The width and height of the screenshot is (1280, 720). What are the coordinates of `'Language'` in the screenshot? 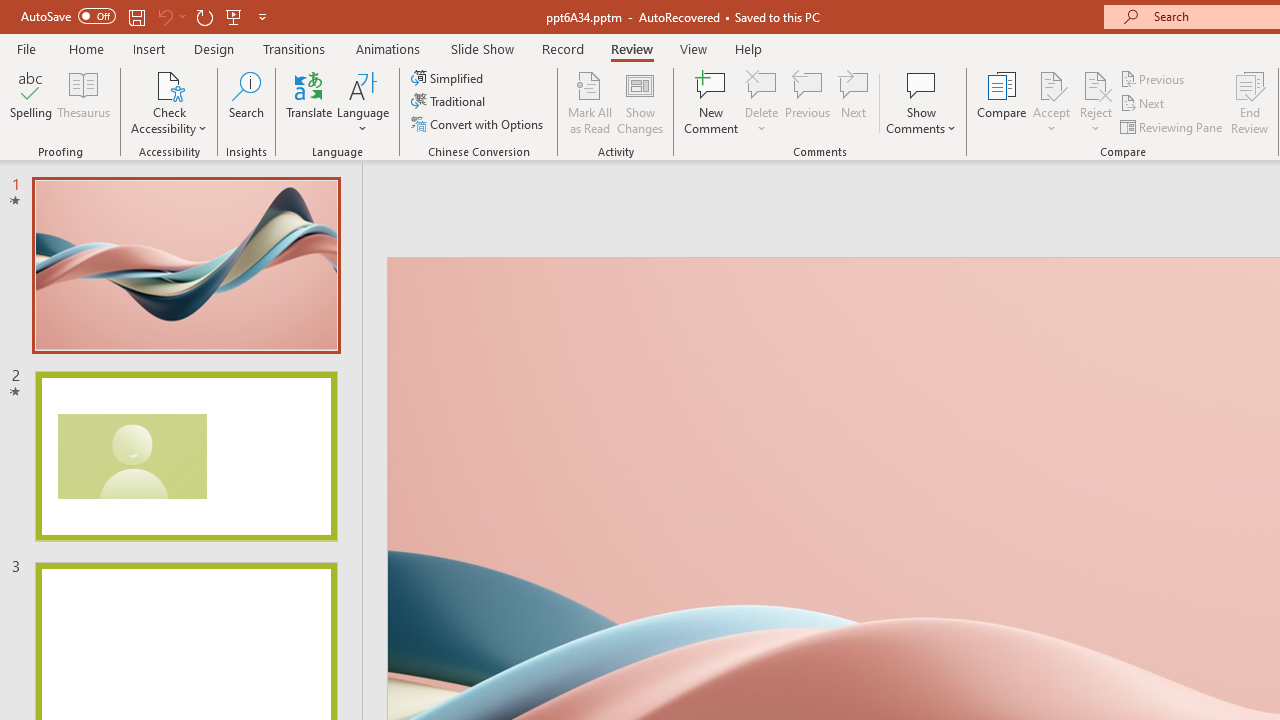 It's located at (363, 103).